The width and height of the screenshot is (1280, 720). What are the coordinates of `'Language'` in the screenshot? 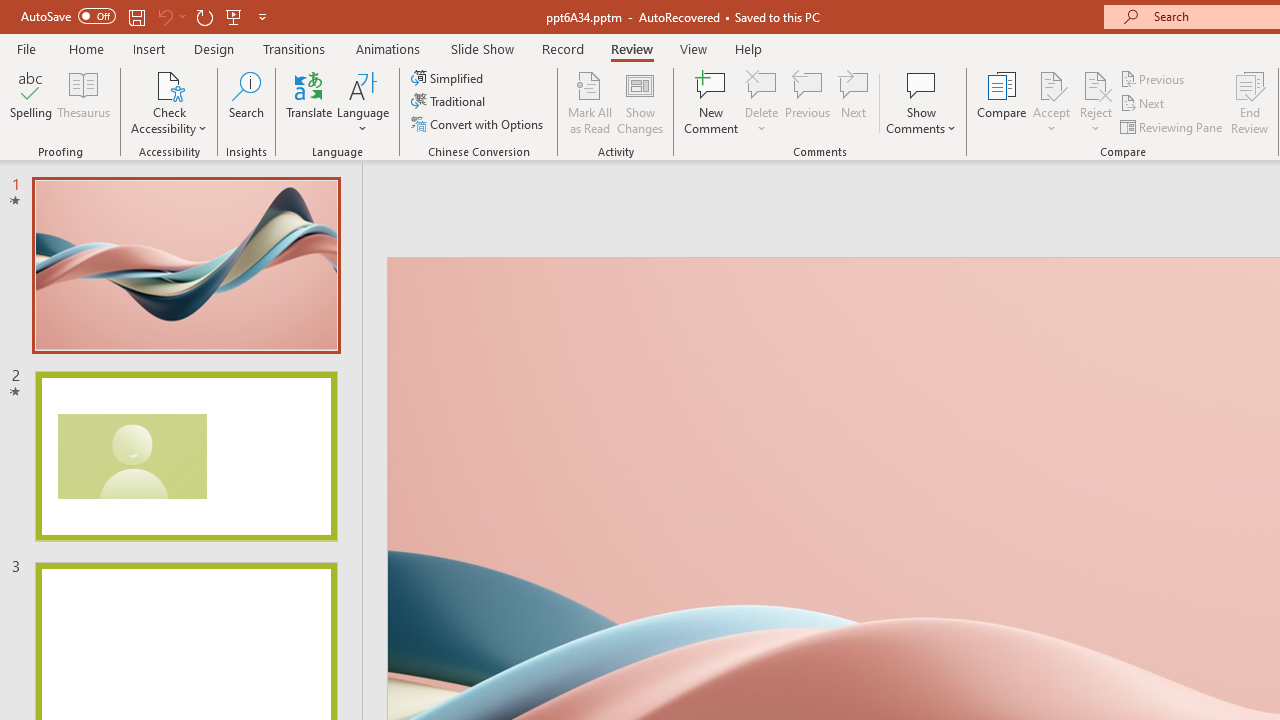 It's located at (363, 103).